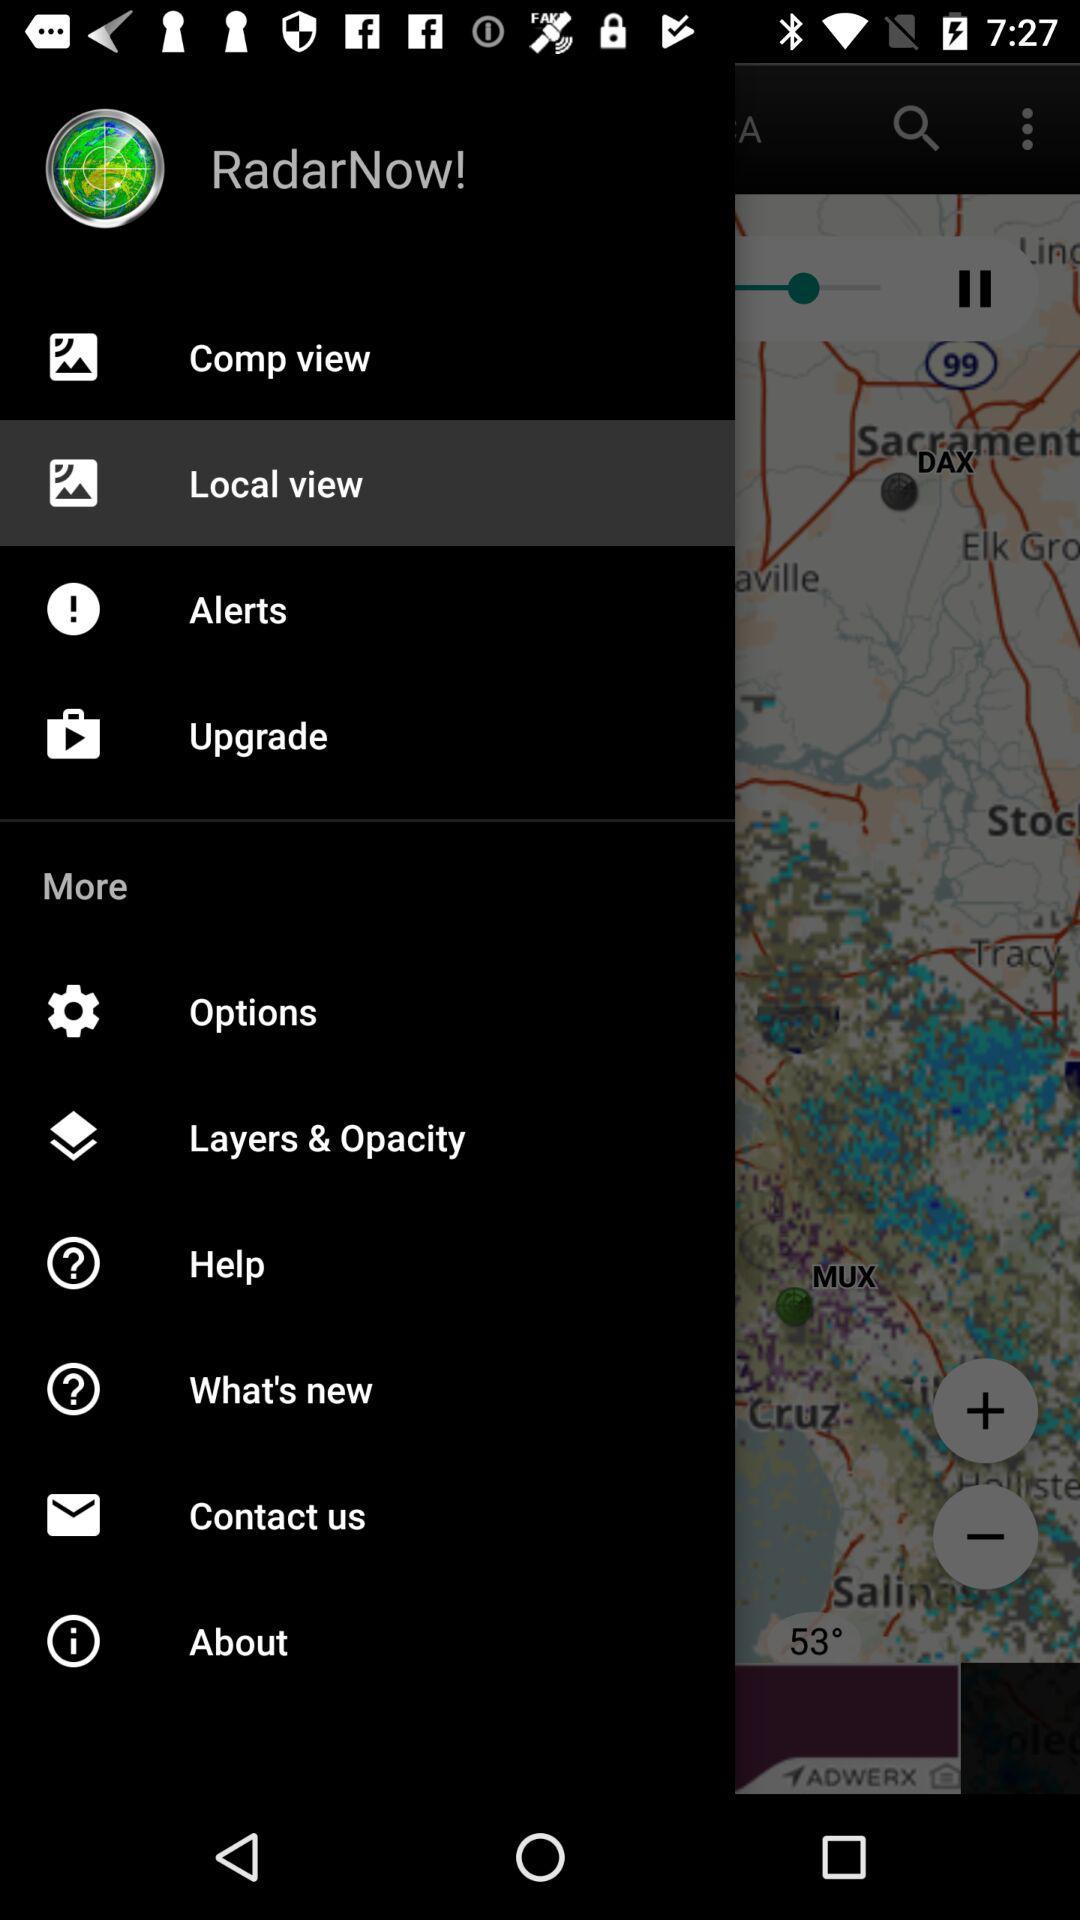 The image size is (1080, 1920). I want to click on the help icon, so click(94, 1284).